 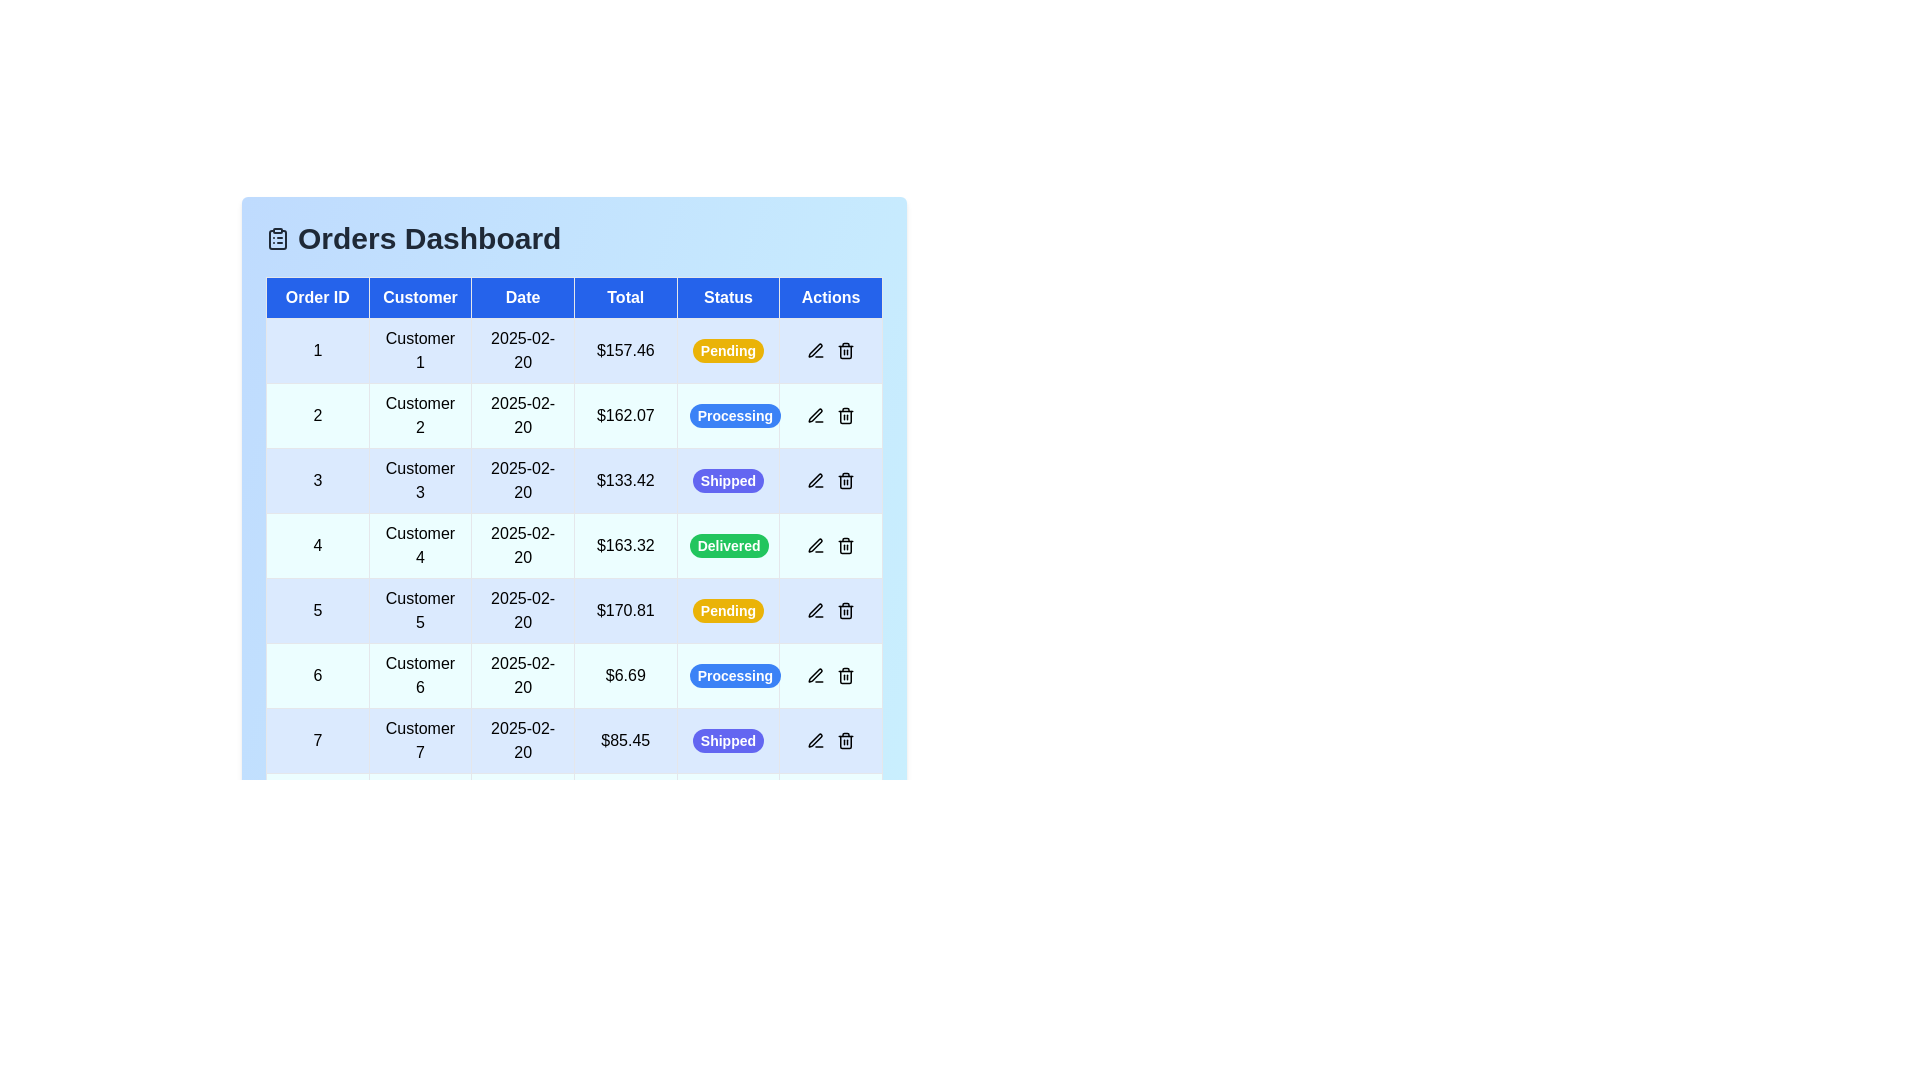 I want to click on the edit icon in the 'Actions' column for the order with ID 7, so click(x=816, y=740).